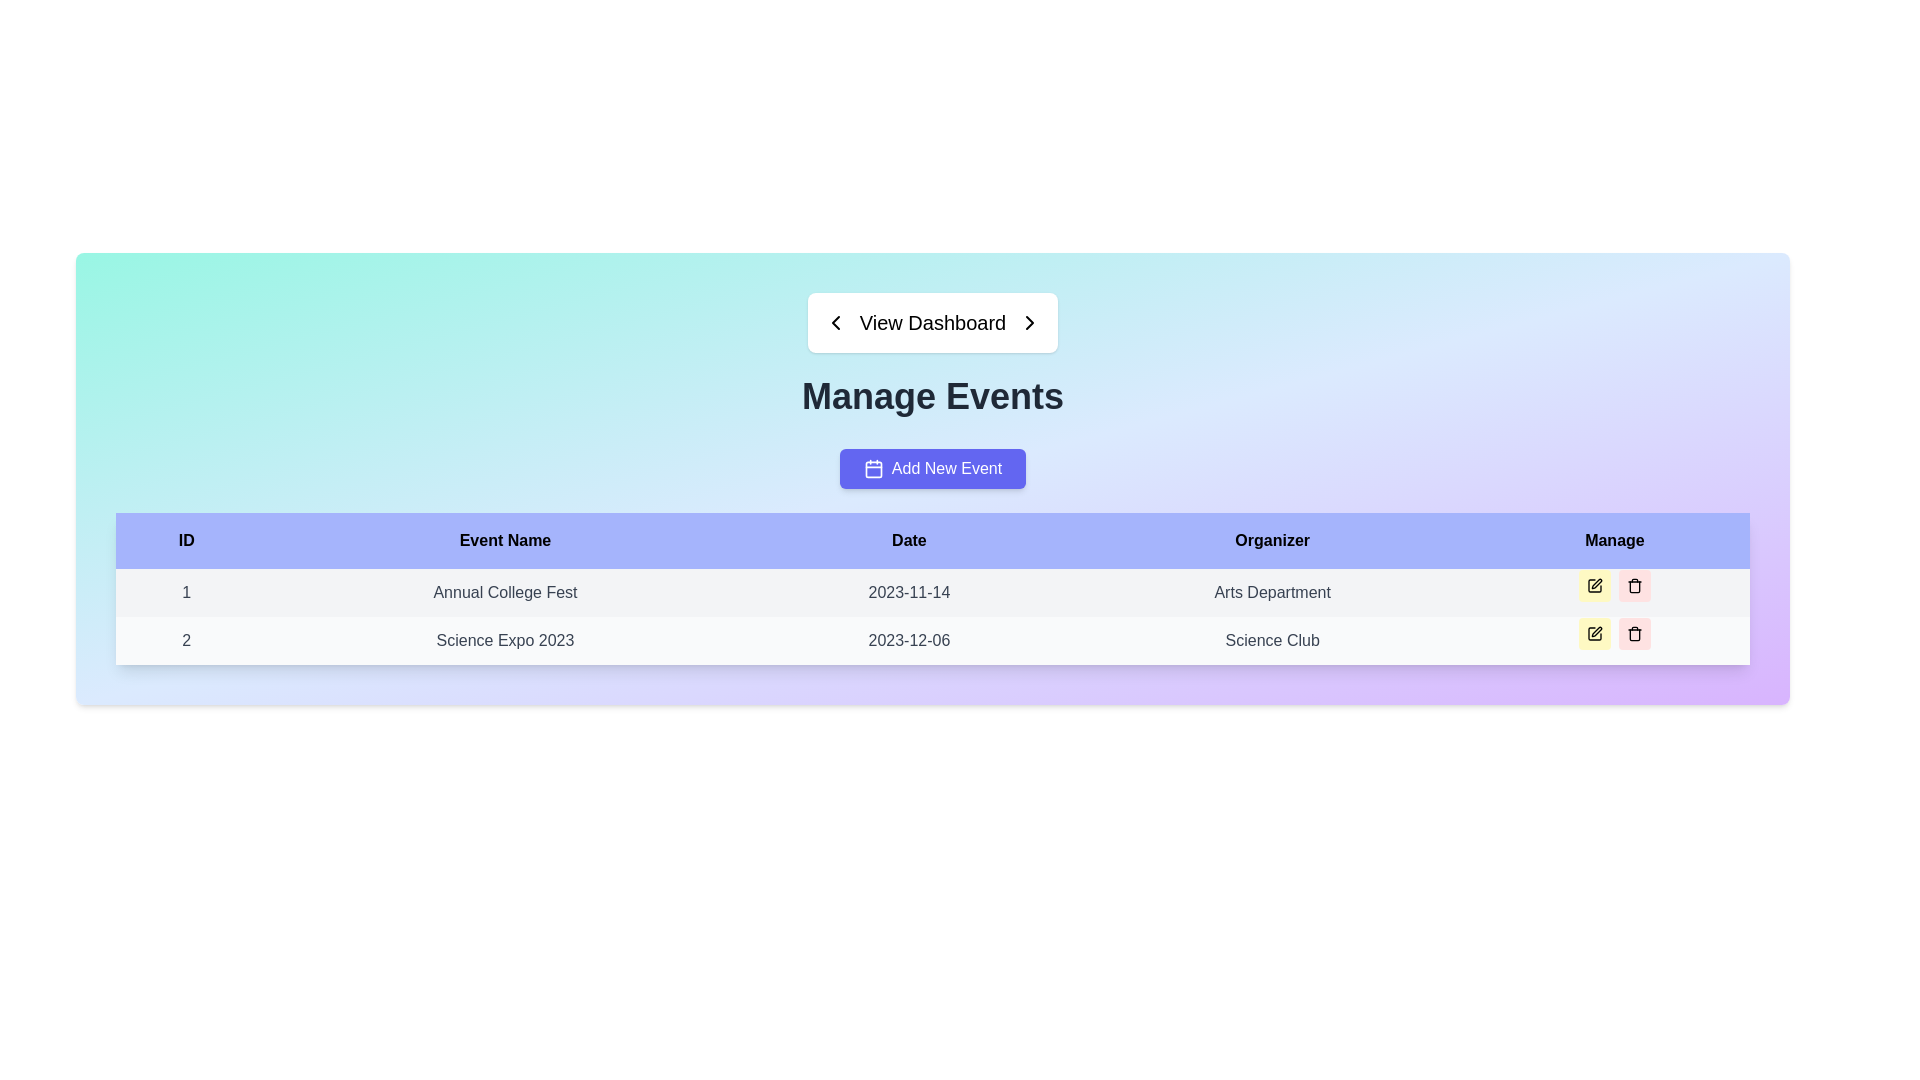 The height and width of the screenshot is (1080, 1920). Describe the element at coordinates (1593, 585) in the screenshot. I see `the pen icon button on the yellow background in the 'Manage' column under the 'Annual College Fest' row` at that location.